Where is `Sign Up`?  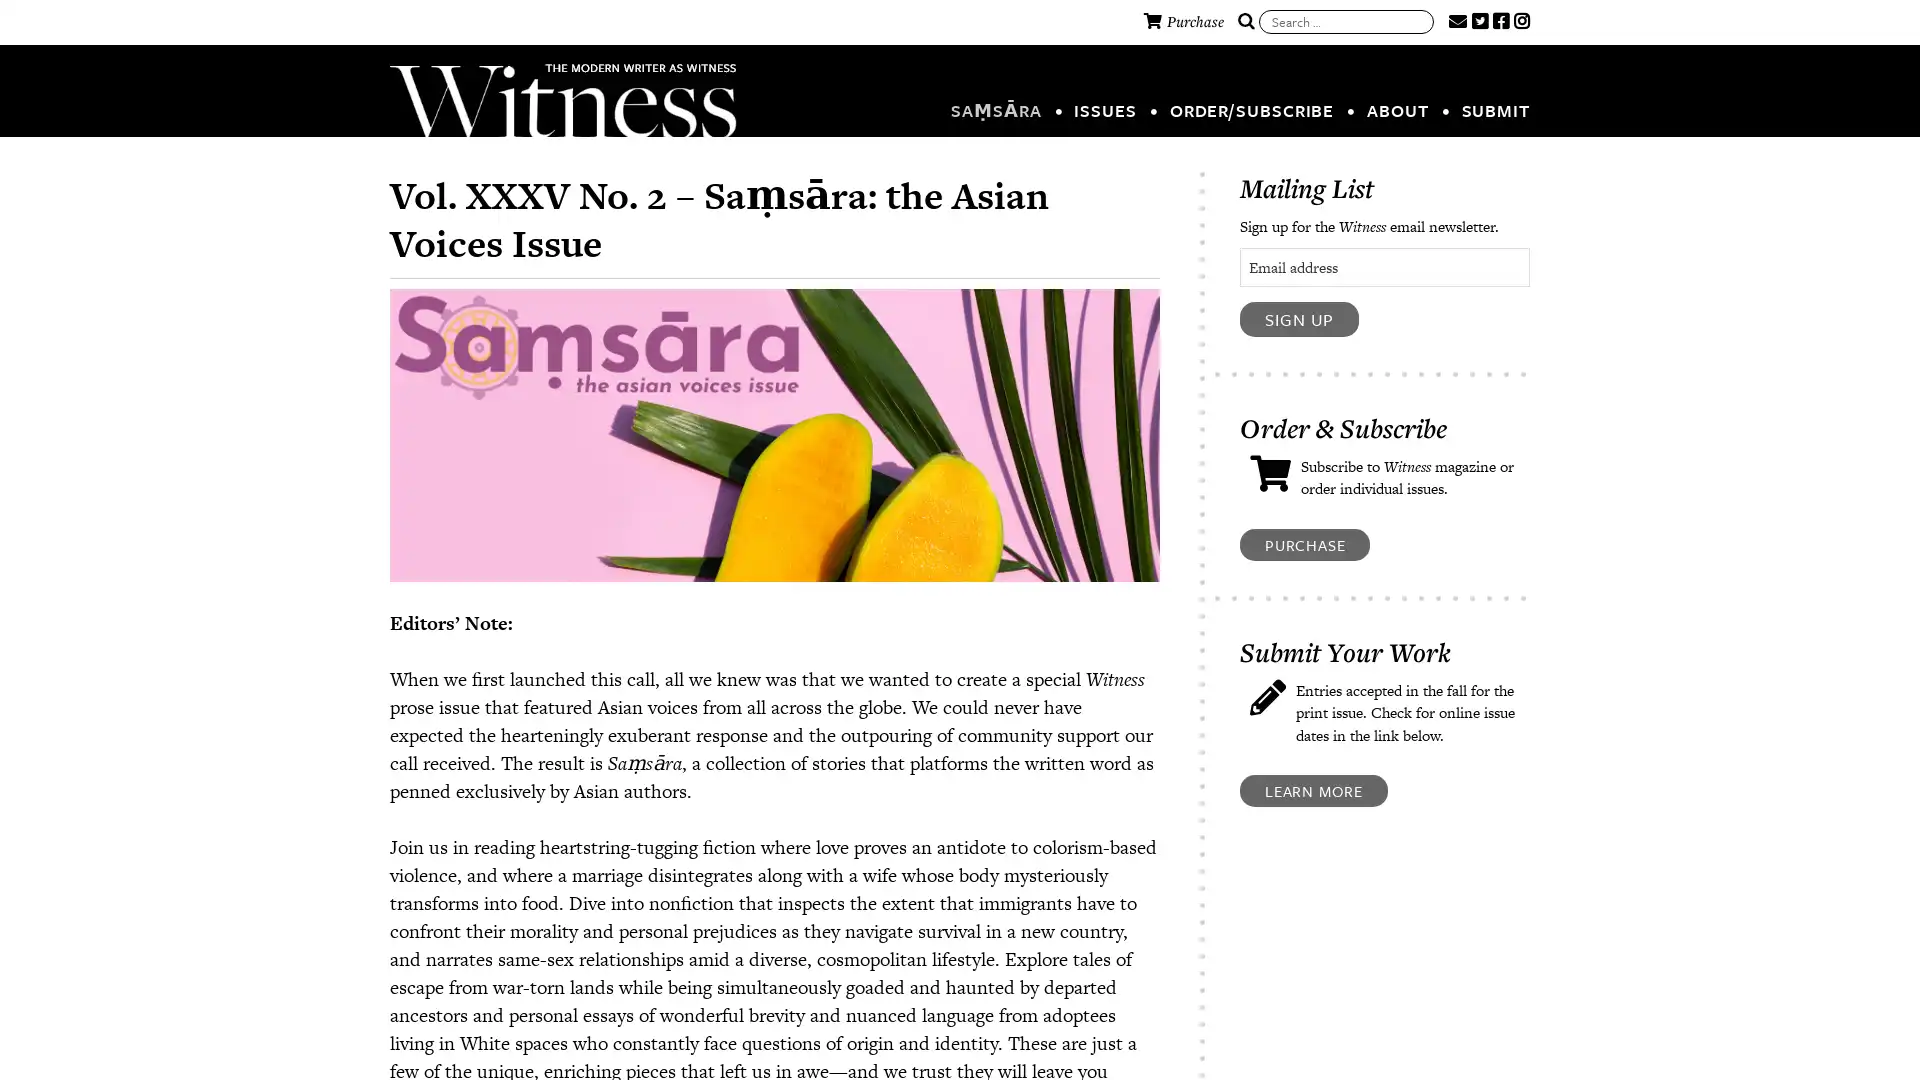 Sign Up is located at coordinates (1299, 318).